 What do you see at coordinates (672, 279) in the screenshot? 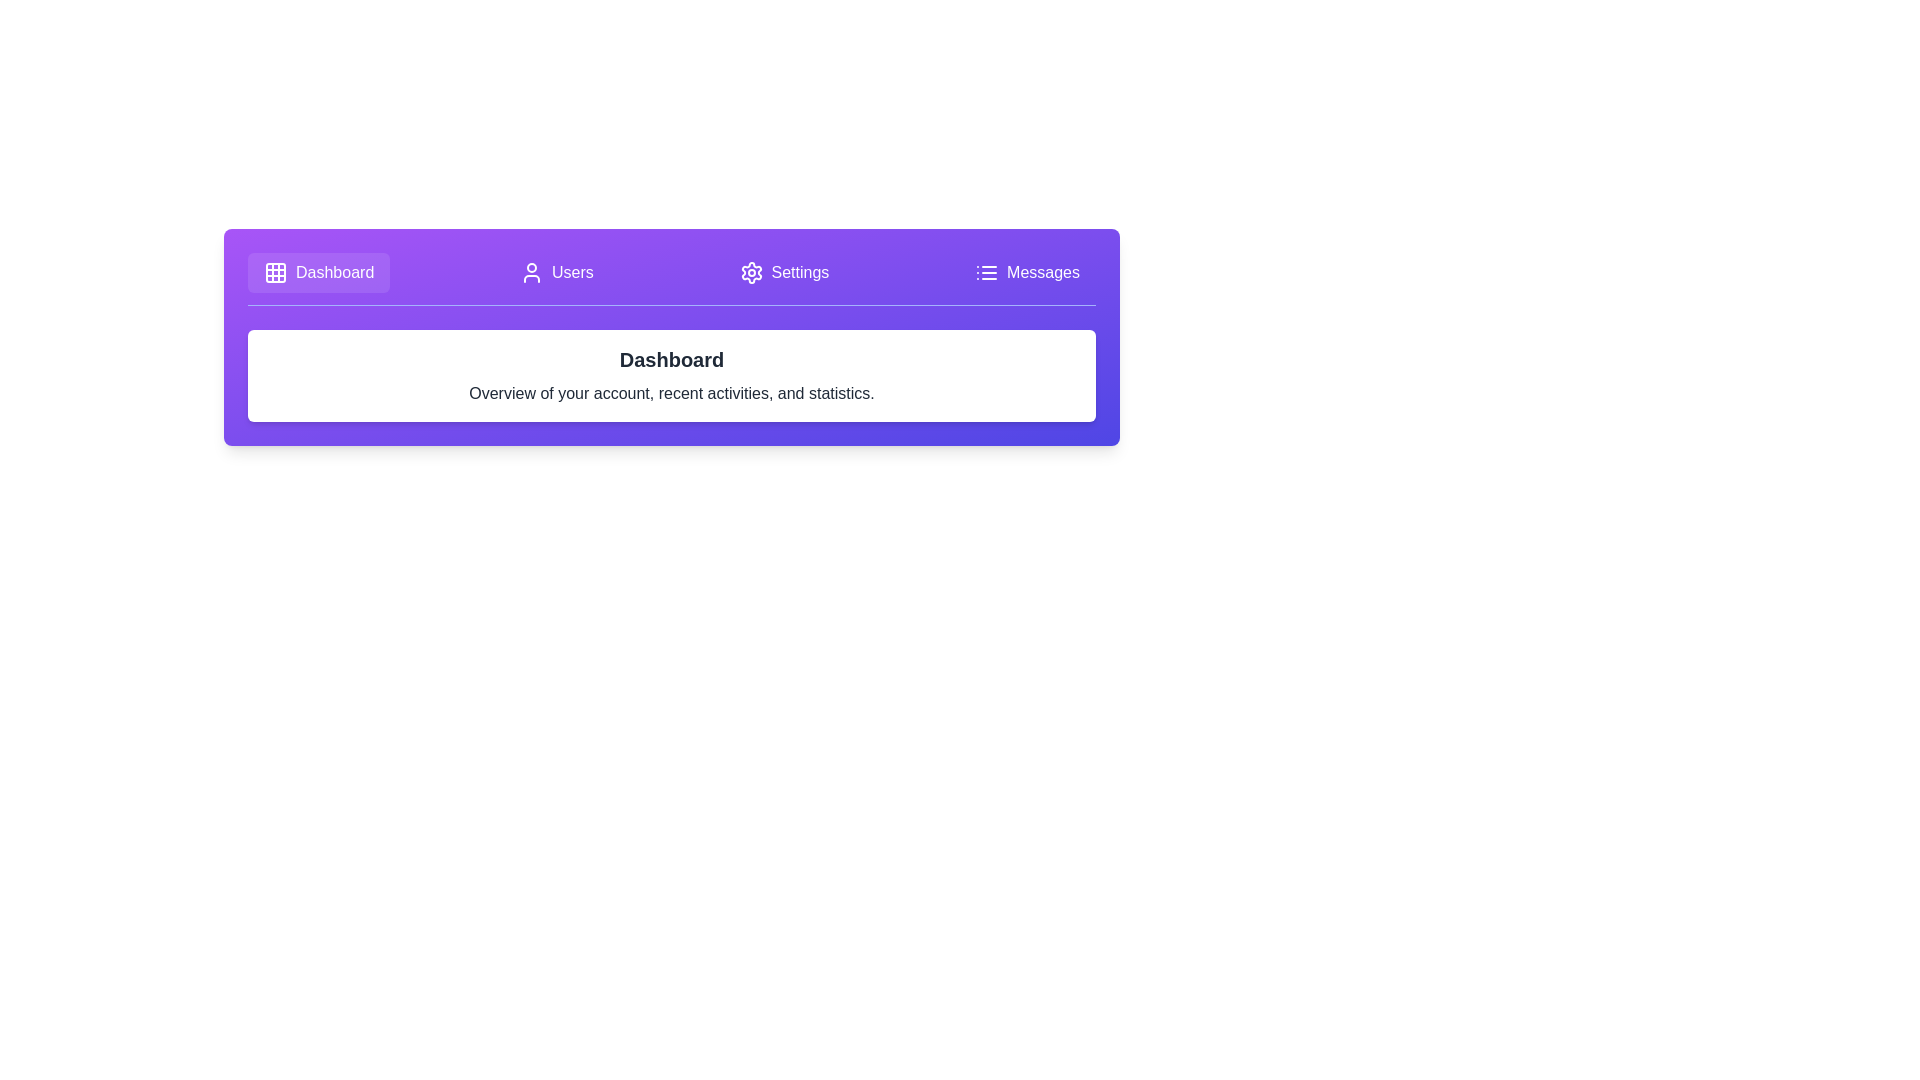
I see `the navigation bar located at the top of the interface, which provides quick access to different sections such as overview, user management, settings, and messages` at bounding box center [672, 279].